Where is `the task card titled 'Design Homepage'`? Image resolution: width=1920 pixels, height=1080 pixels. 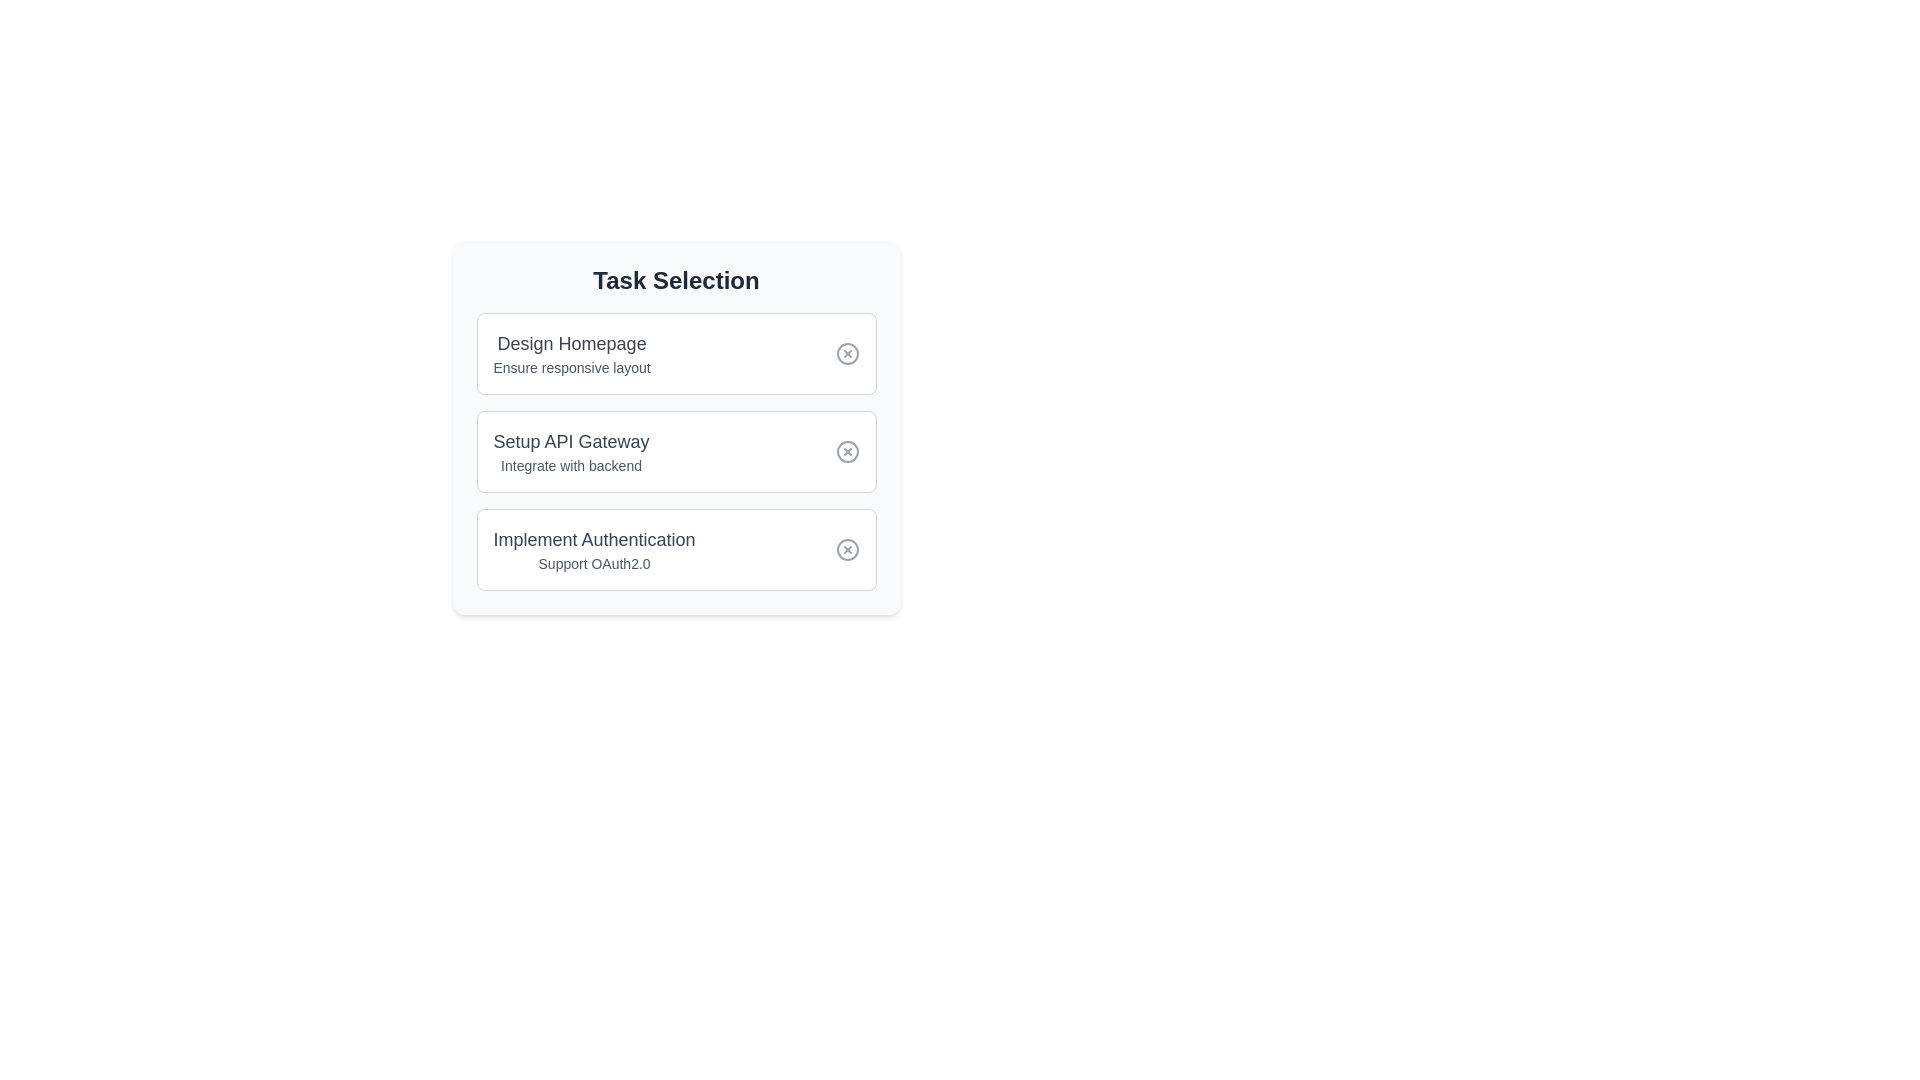
the task card titled 'Design Homepage' is located at coordinates (676, 353).